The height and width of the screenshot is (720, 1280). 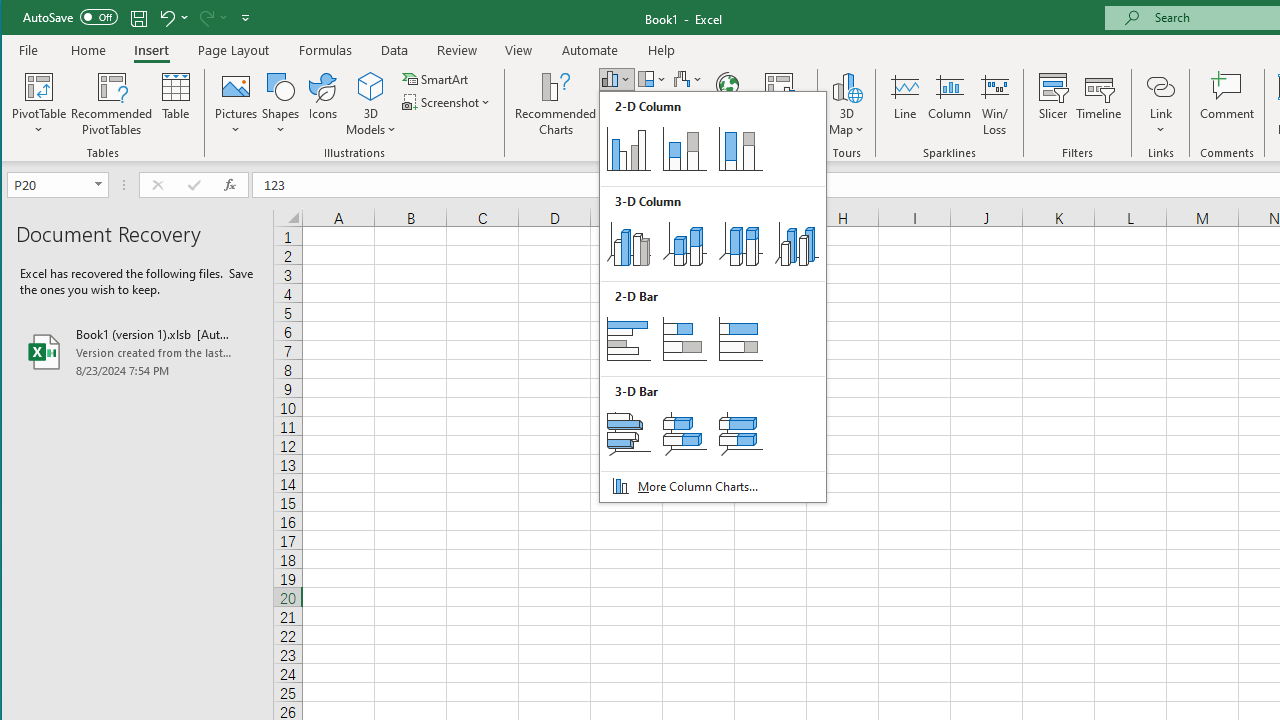 What do you see at coordinates (661, 49) in the screenshot?
I see `'Help'` at bounding box center [661, 49].